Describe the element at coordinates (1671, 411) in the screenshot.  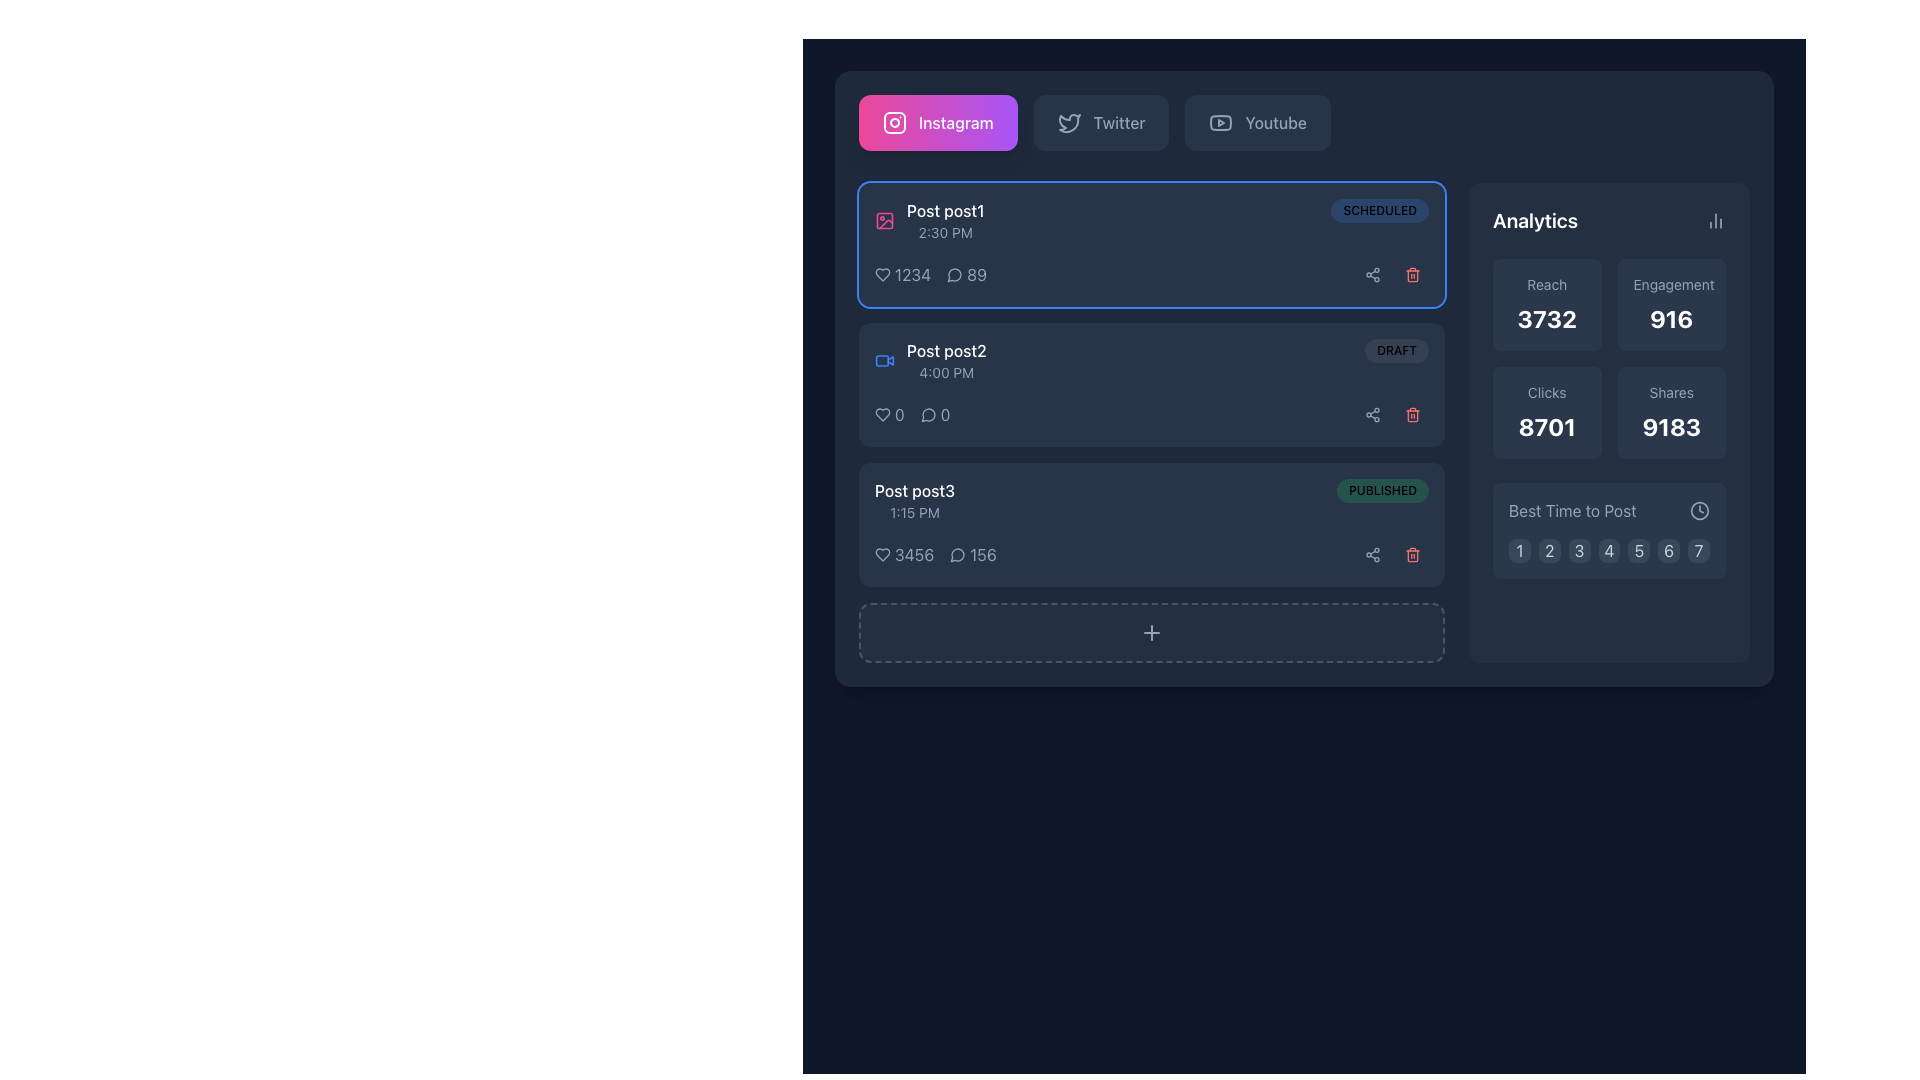
I see `content displayed on the Data display card labeled 'Shares', which shows the value '9183' in a bold font` at that location.